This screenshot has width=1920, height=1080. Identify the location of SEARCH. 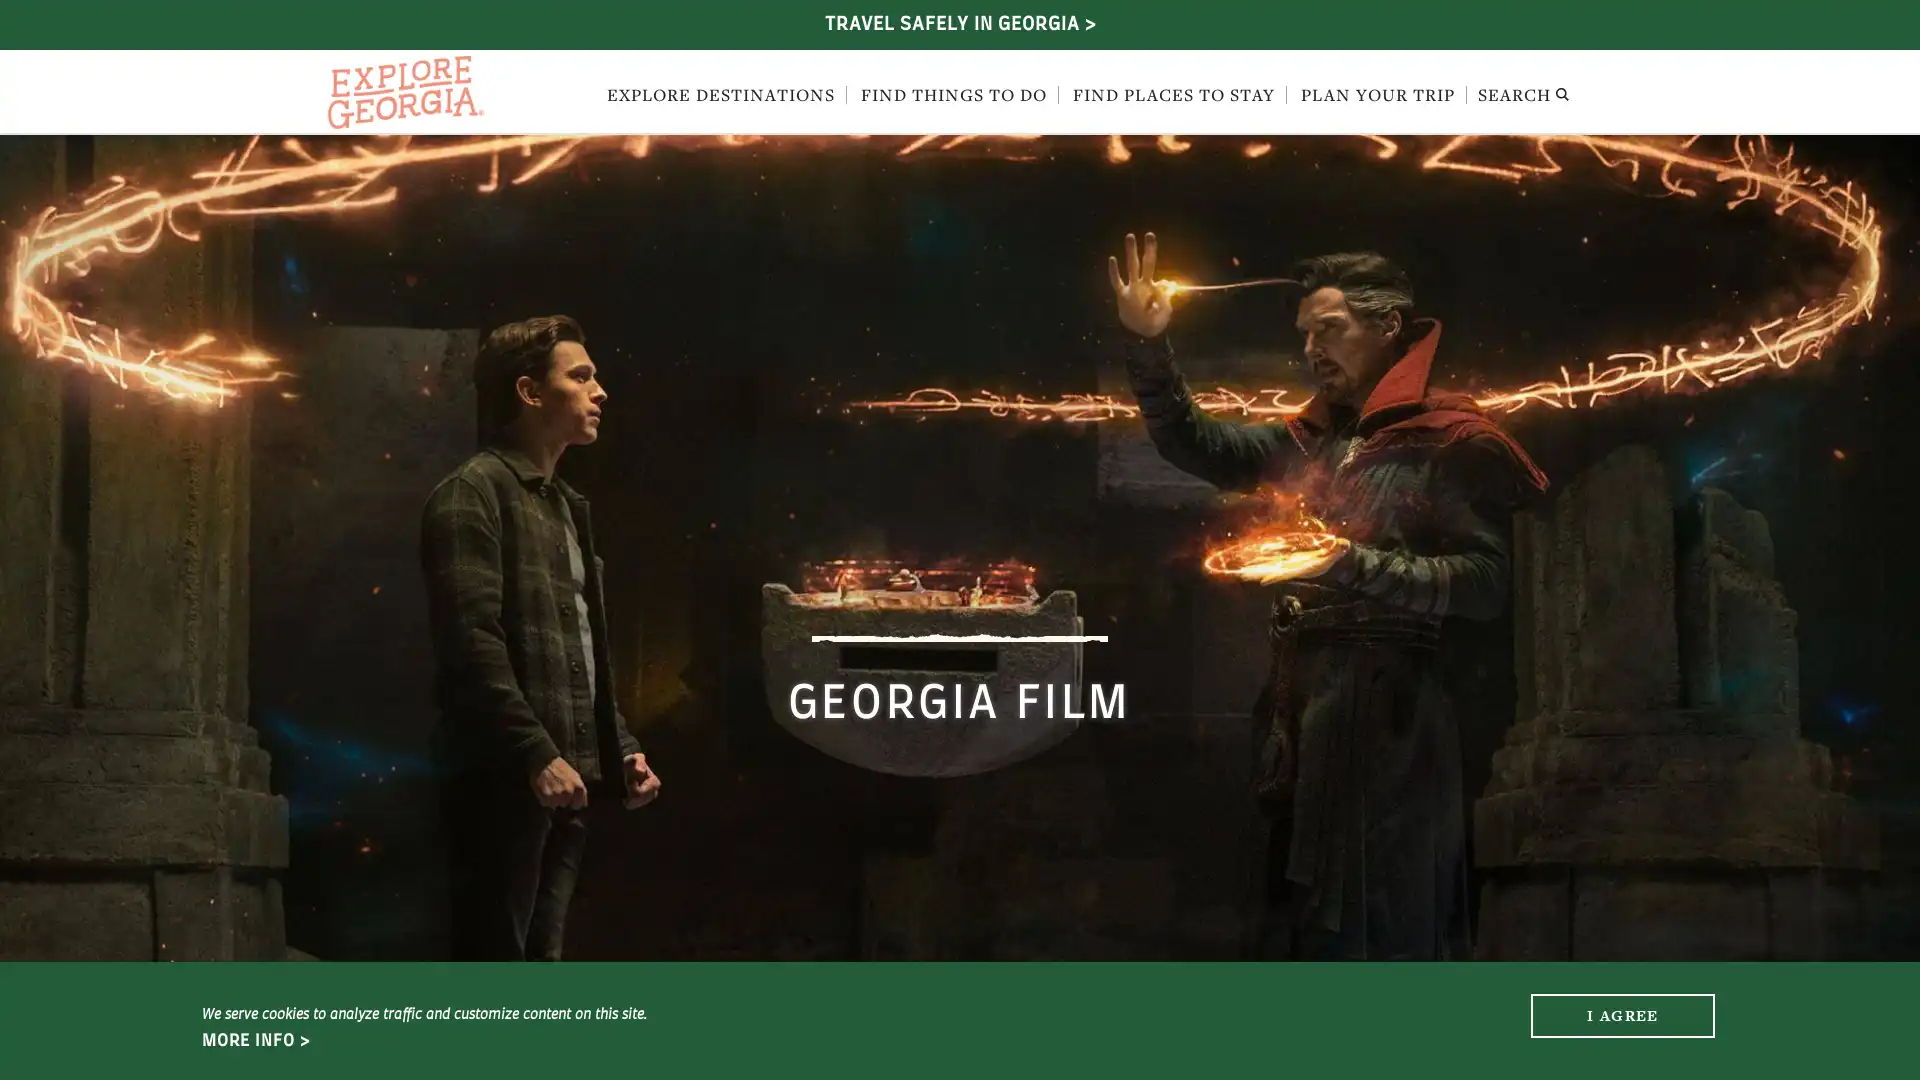
(1522, 96).